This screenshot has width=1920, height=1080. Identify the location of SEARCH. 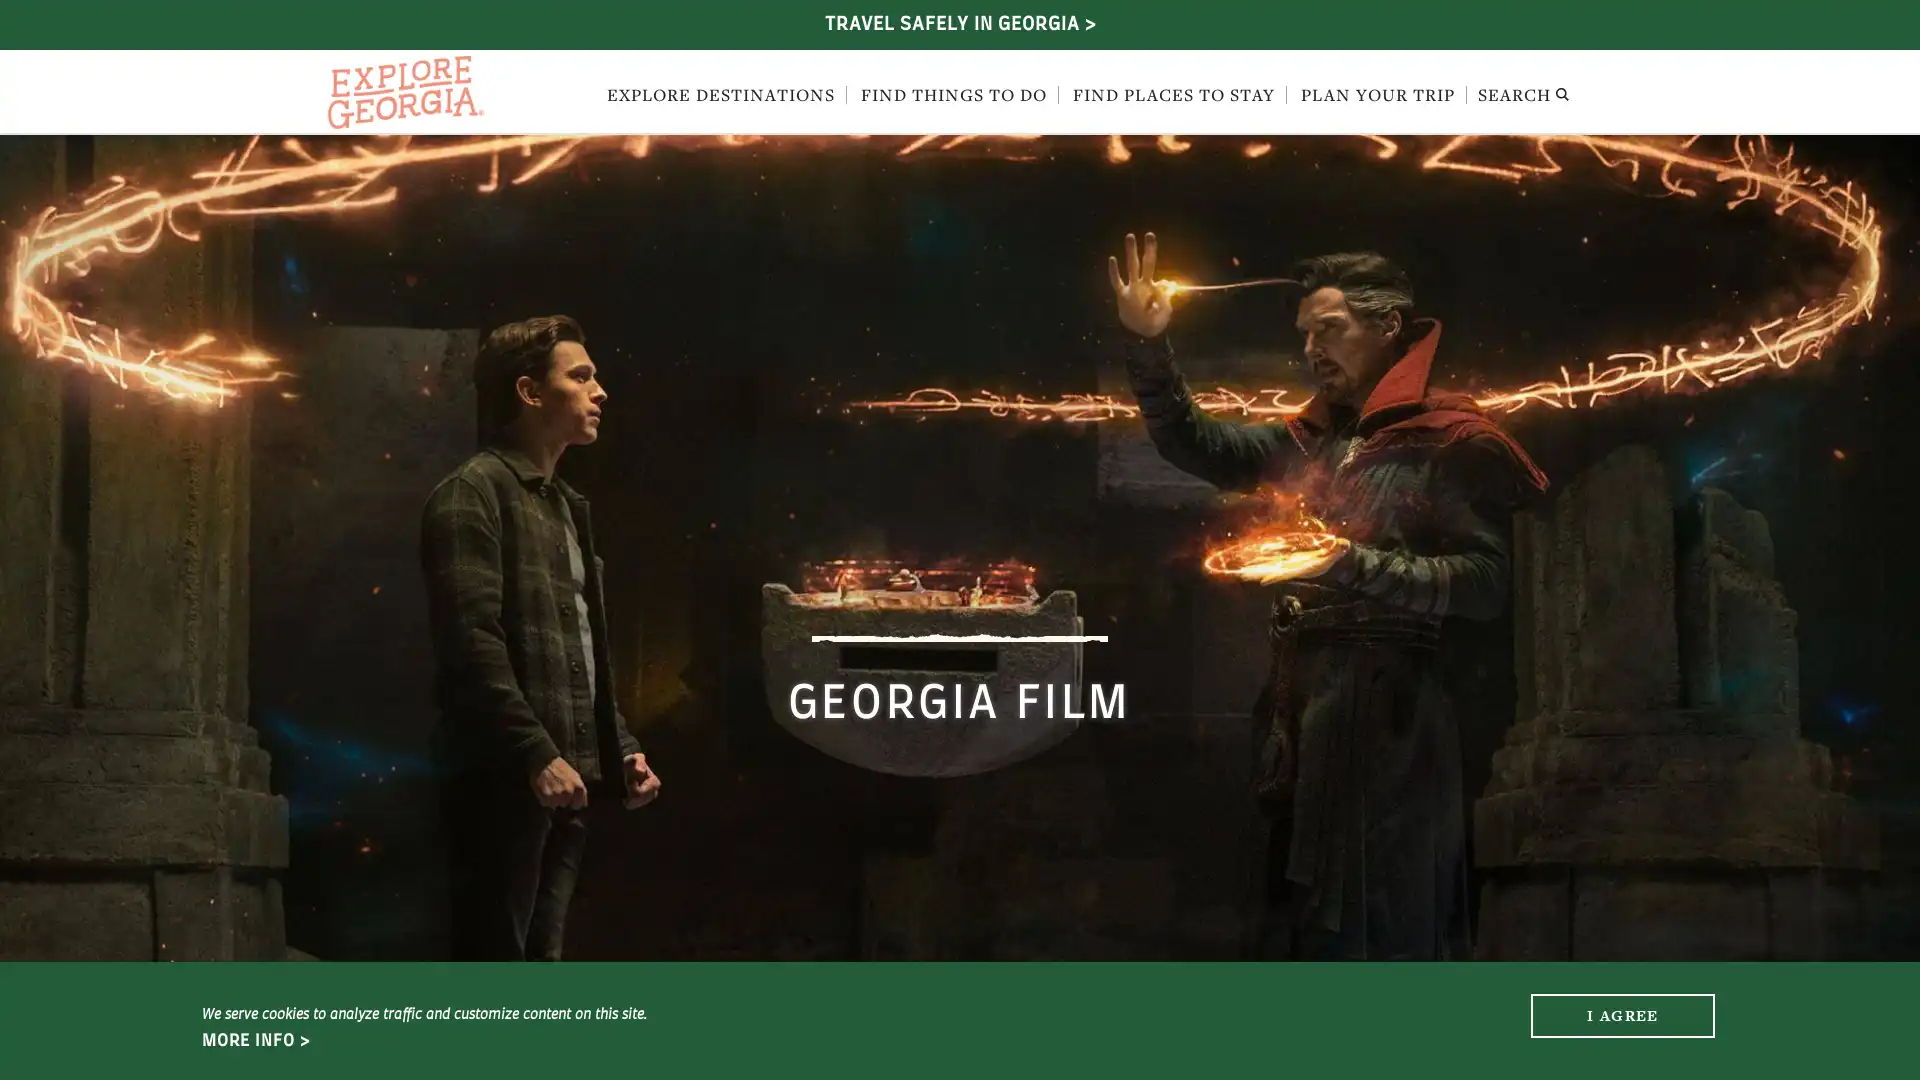
(1522, 96).